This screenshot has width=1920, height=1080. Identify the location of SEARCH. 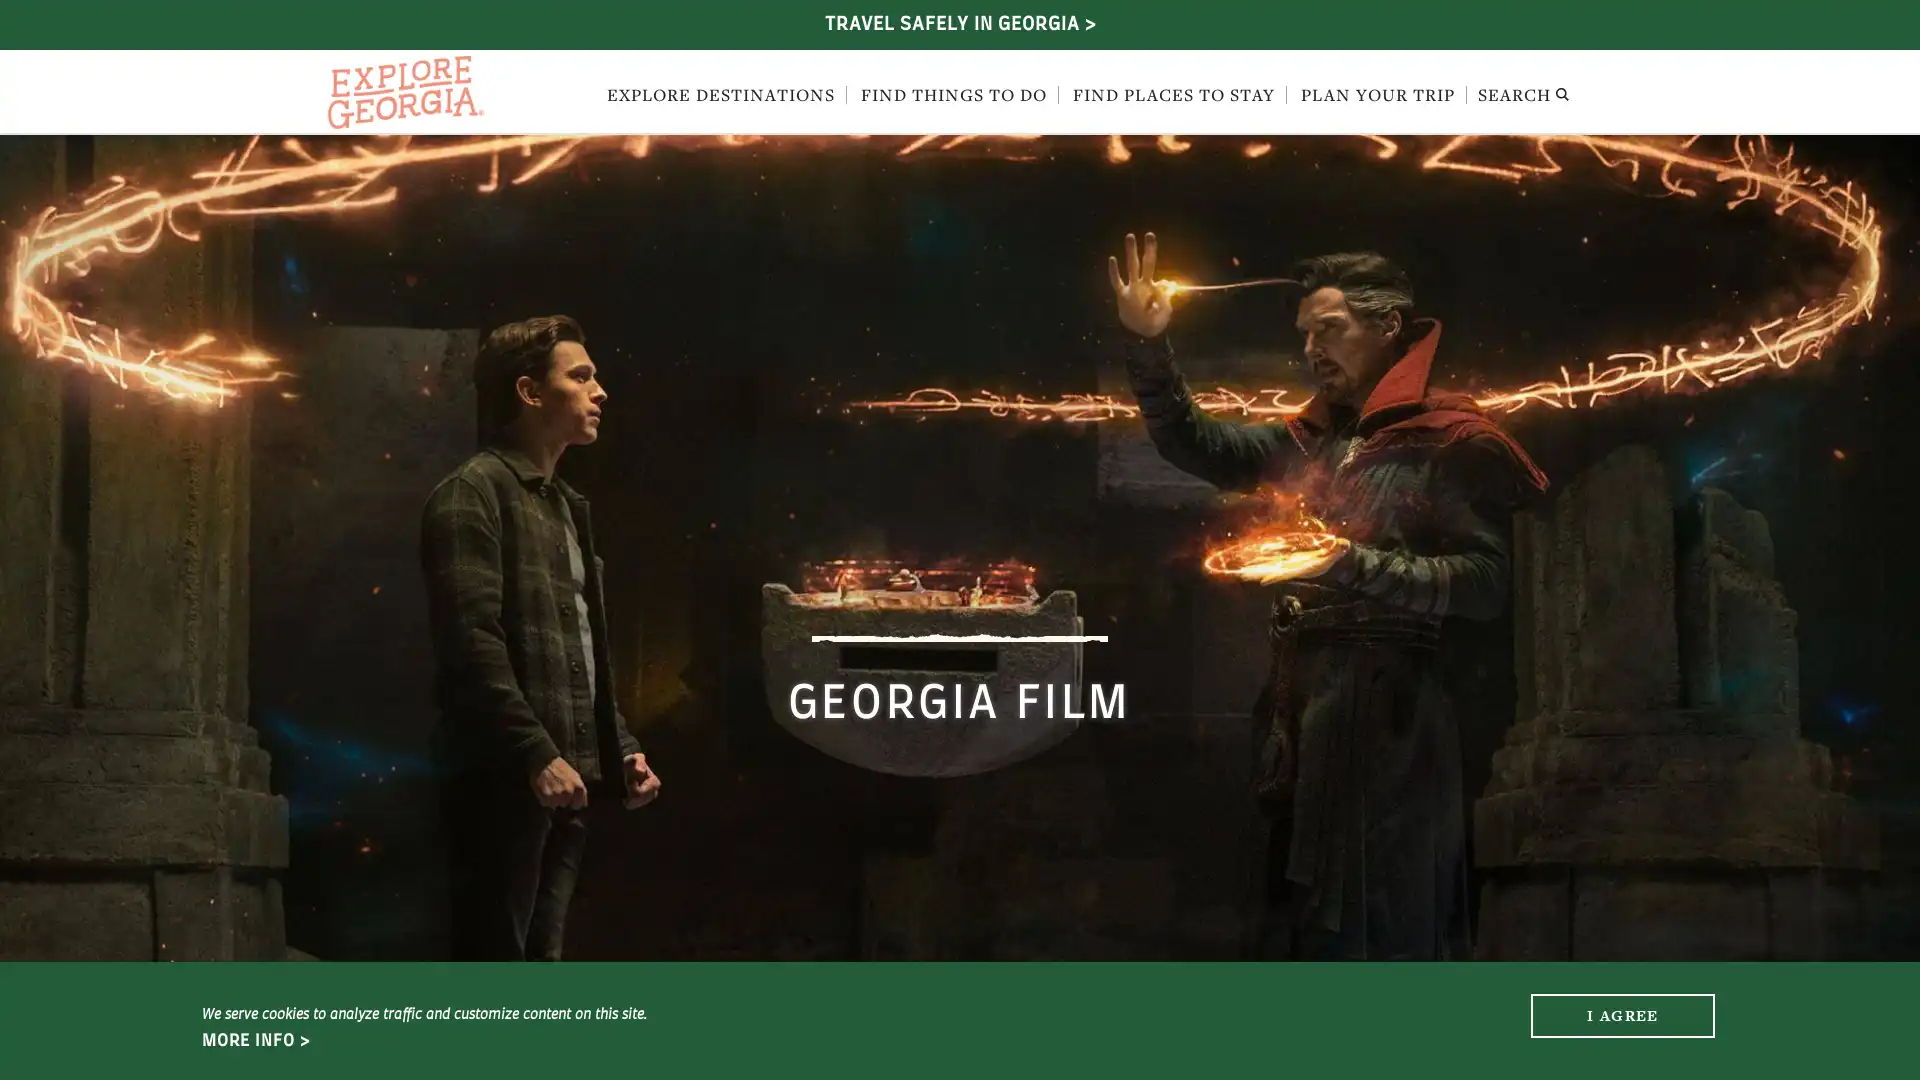
(1522, 96).